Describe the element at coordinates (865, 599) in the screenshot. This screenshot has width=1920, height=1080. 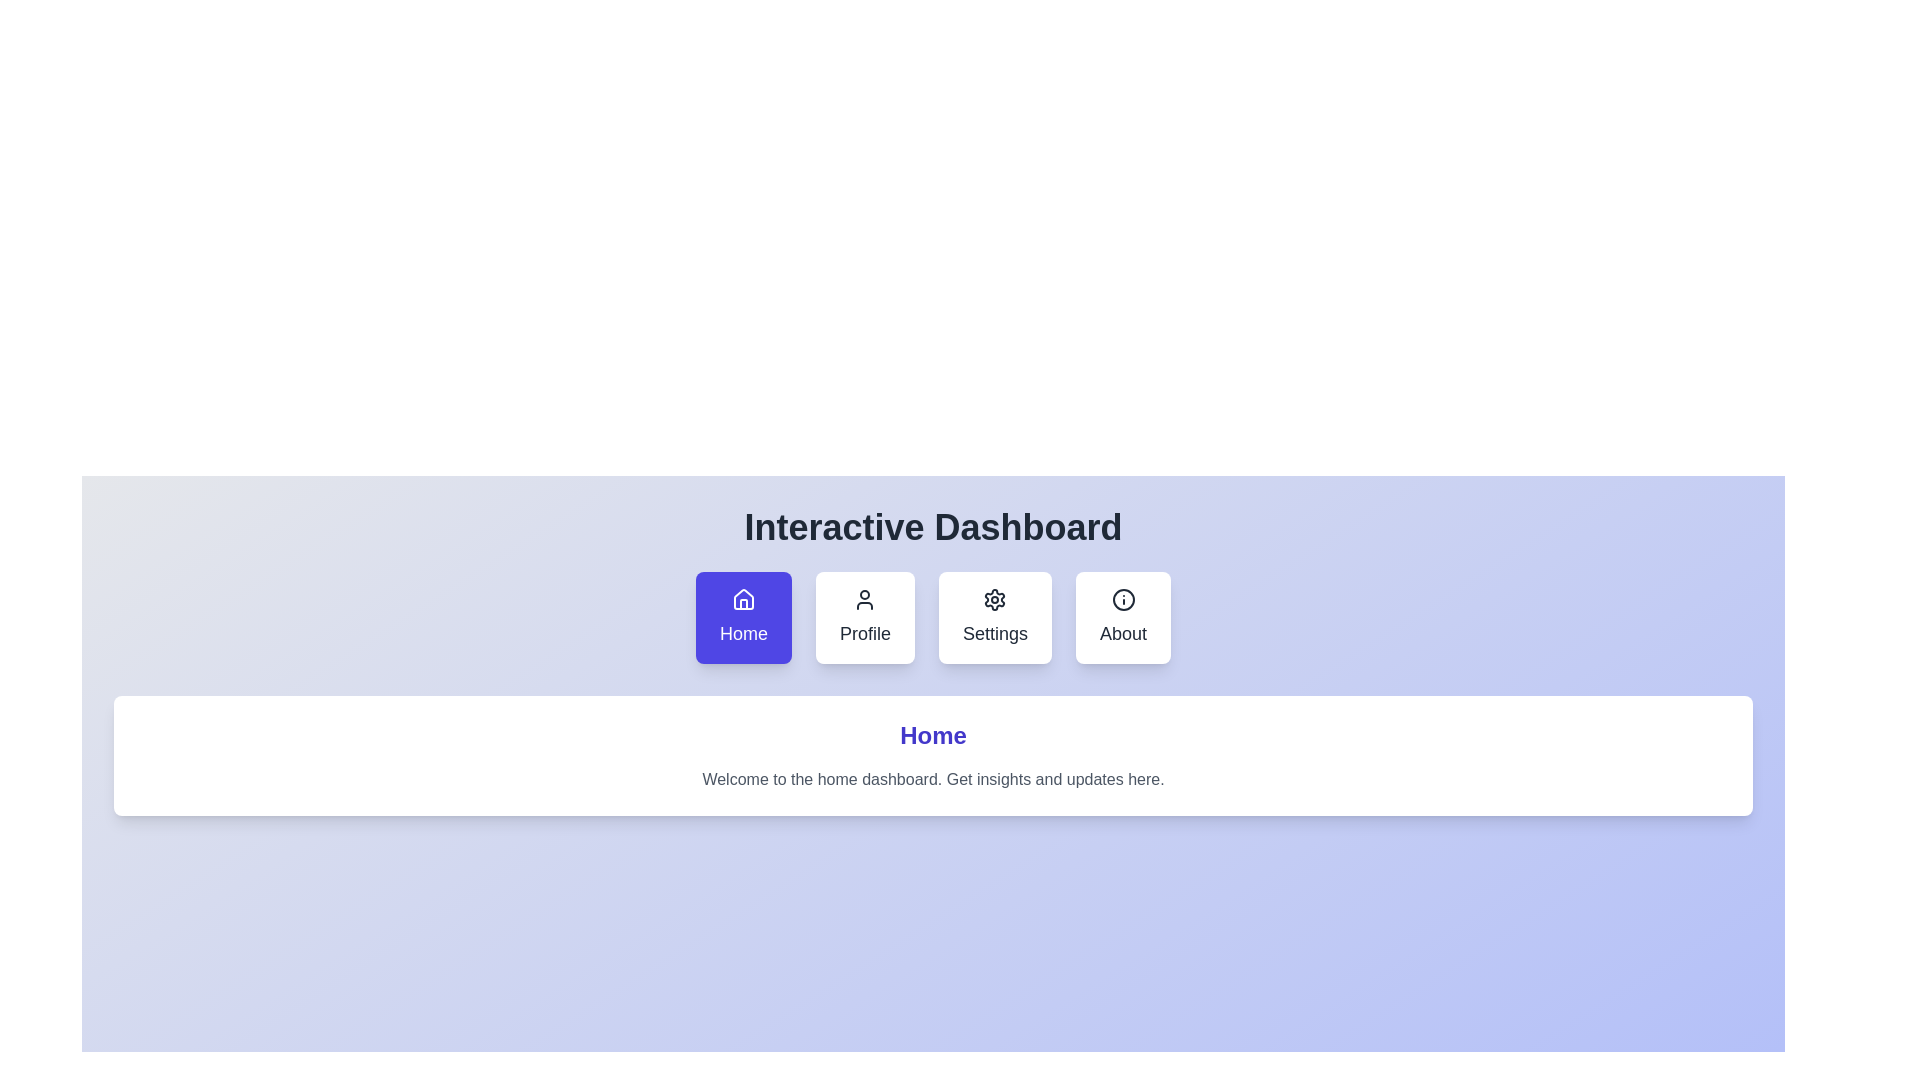
I see `the Profile button icon, which serves as a visual indicator for user-related features or account settings, positioned in the top-center of the button beneath the heading 'Interactive Dashboard'` at that location.